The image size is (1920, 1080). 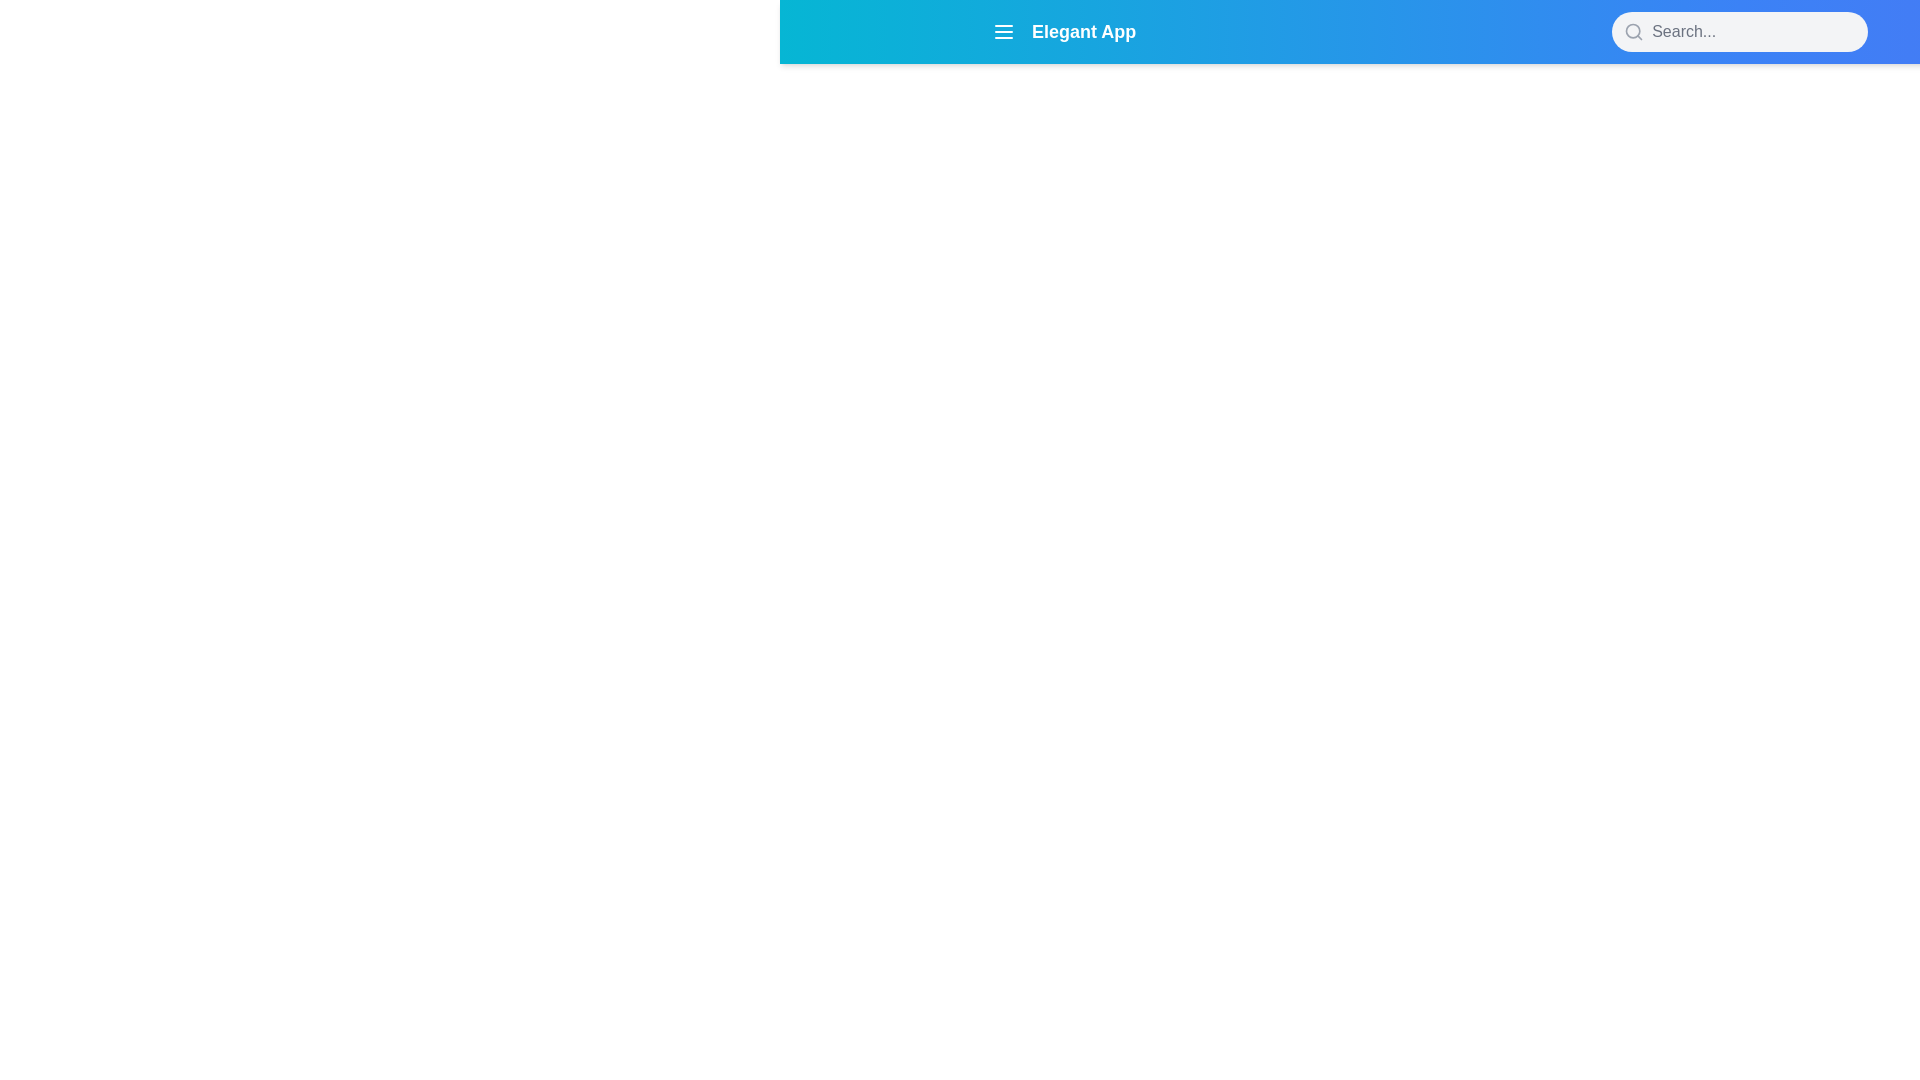 What do you see at coordinates (1063, 31) in the screenshot?
I see `the 'Elegant App' text label displayed in bold font, which is located next to the menu icon with three horizontal lines on the left side of the top navigation bar` at bounding box center [1063, 31].